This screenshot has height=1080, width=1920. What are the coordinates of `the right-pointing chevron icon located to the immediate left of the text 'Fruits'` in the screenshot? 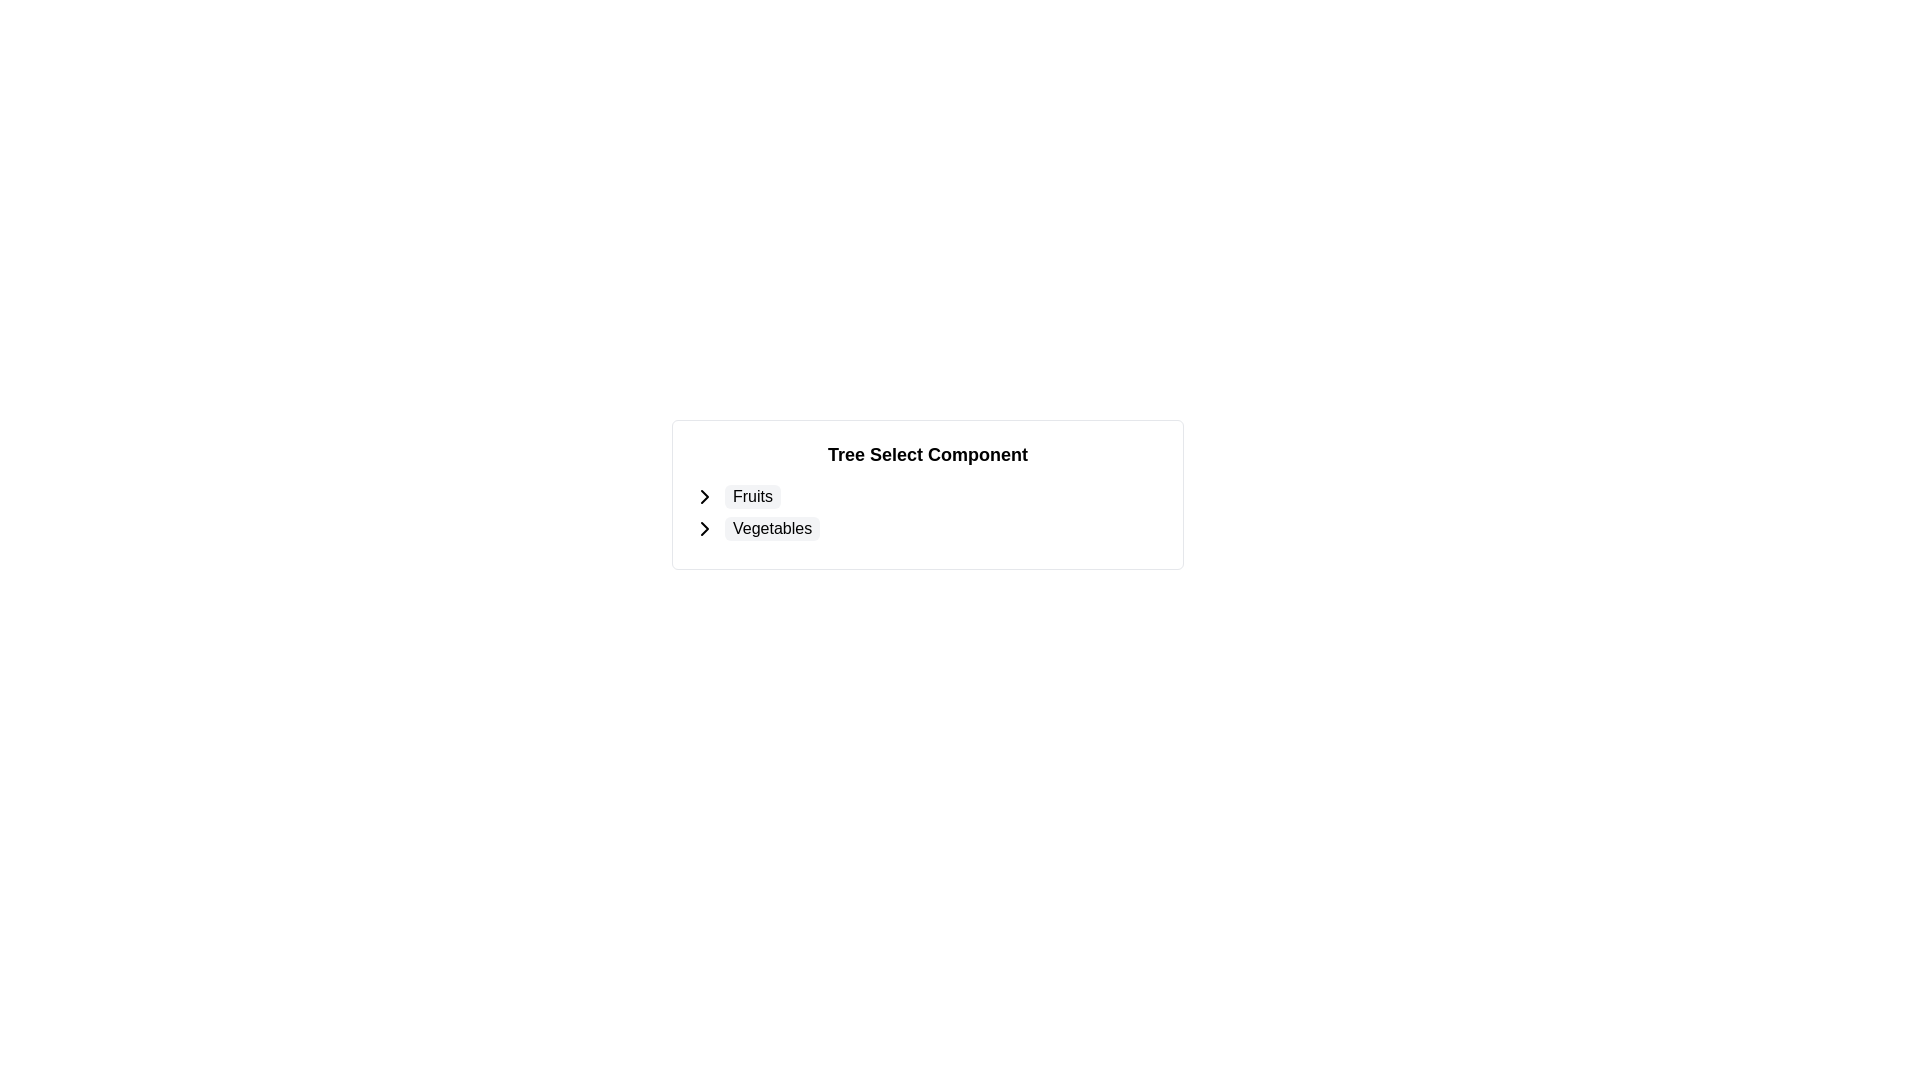 It's located at (705, 496).